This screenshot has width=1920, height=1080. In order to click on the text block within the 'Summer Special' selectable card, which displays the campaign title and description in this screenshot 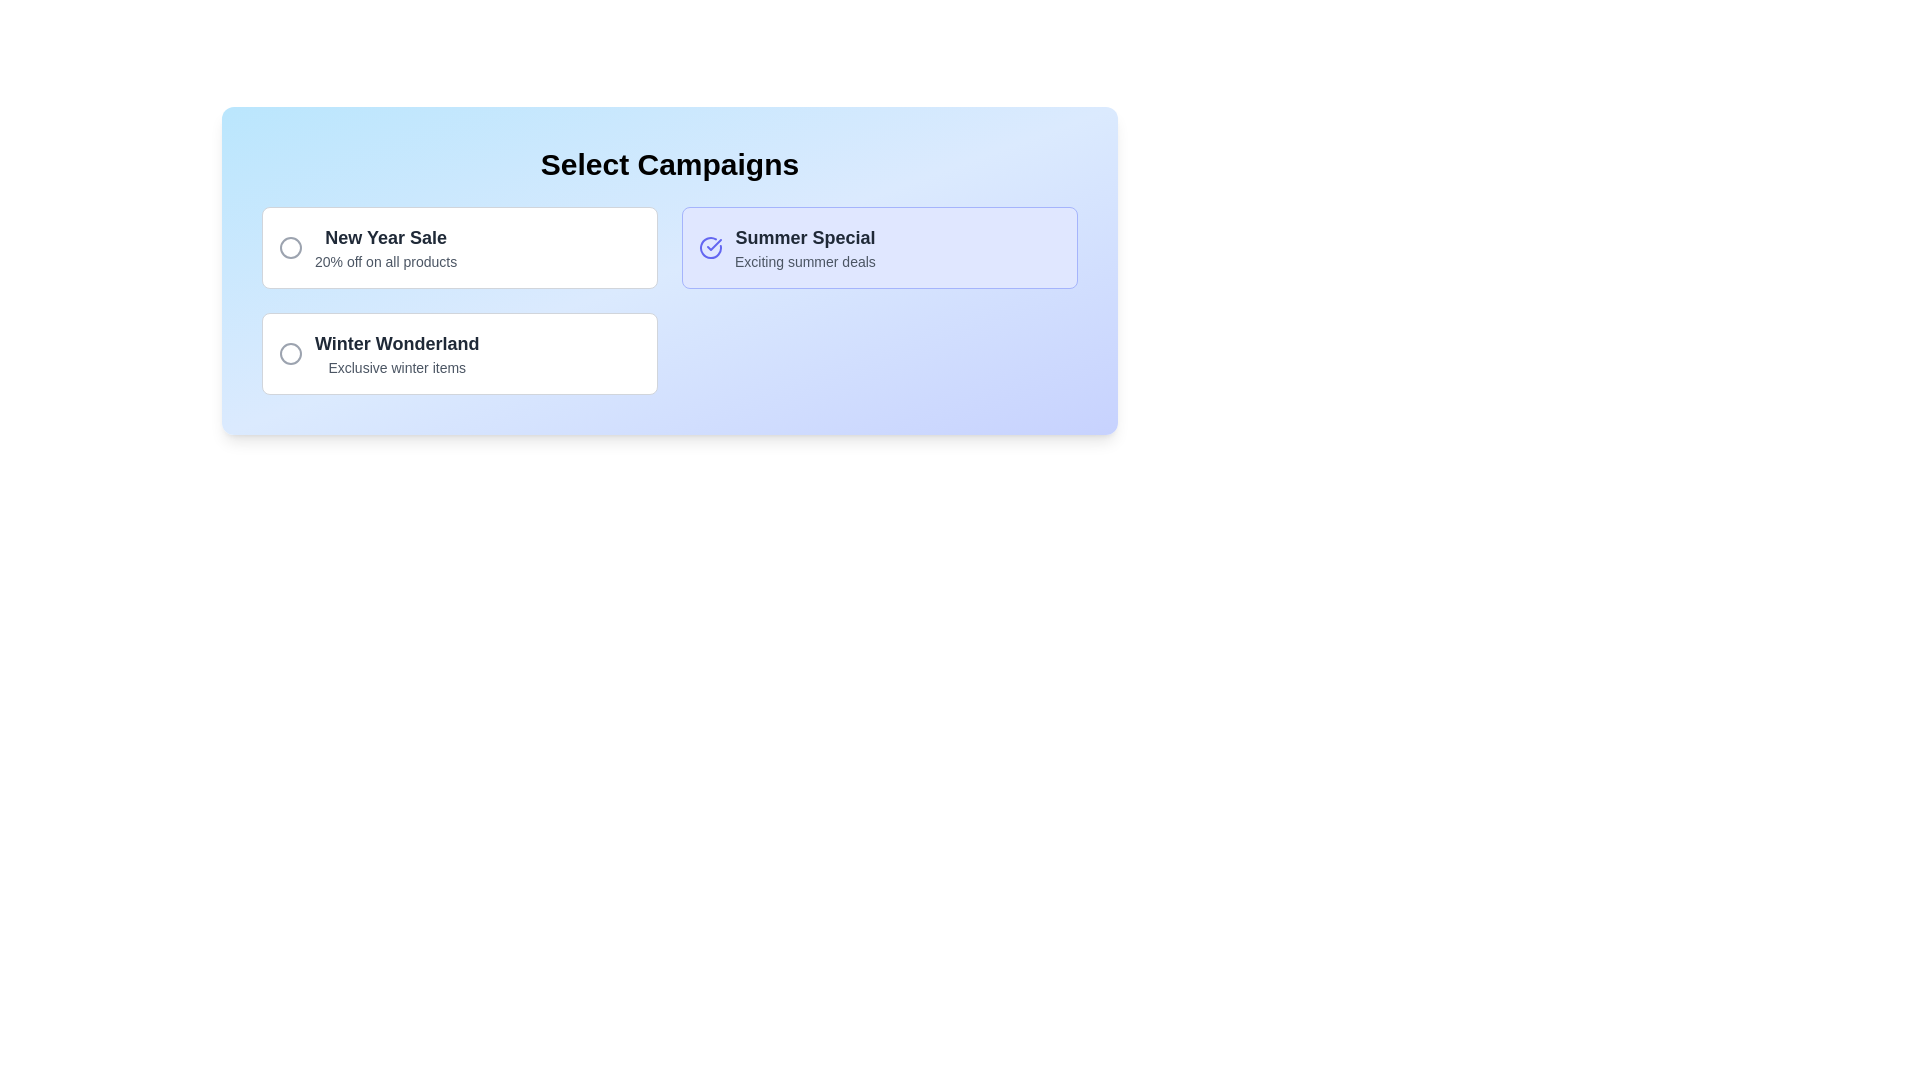, I will do `click(805, 246)`.